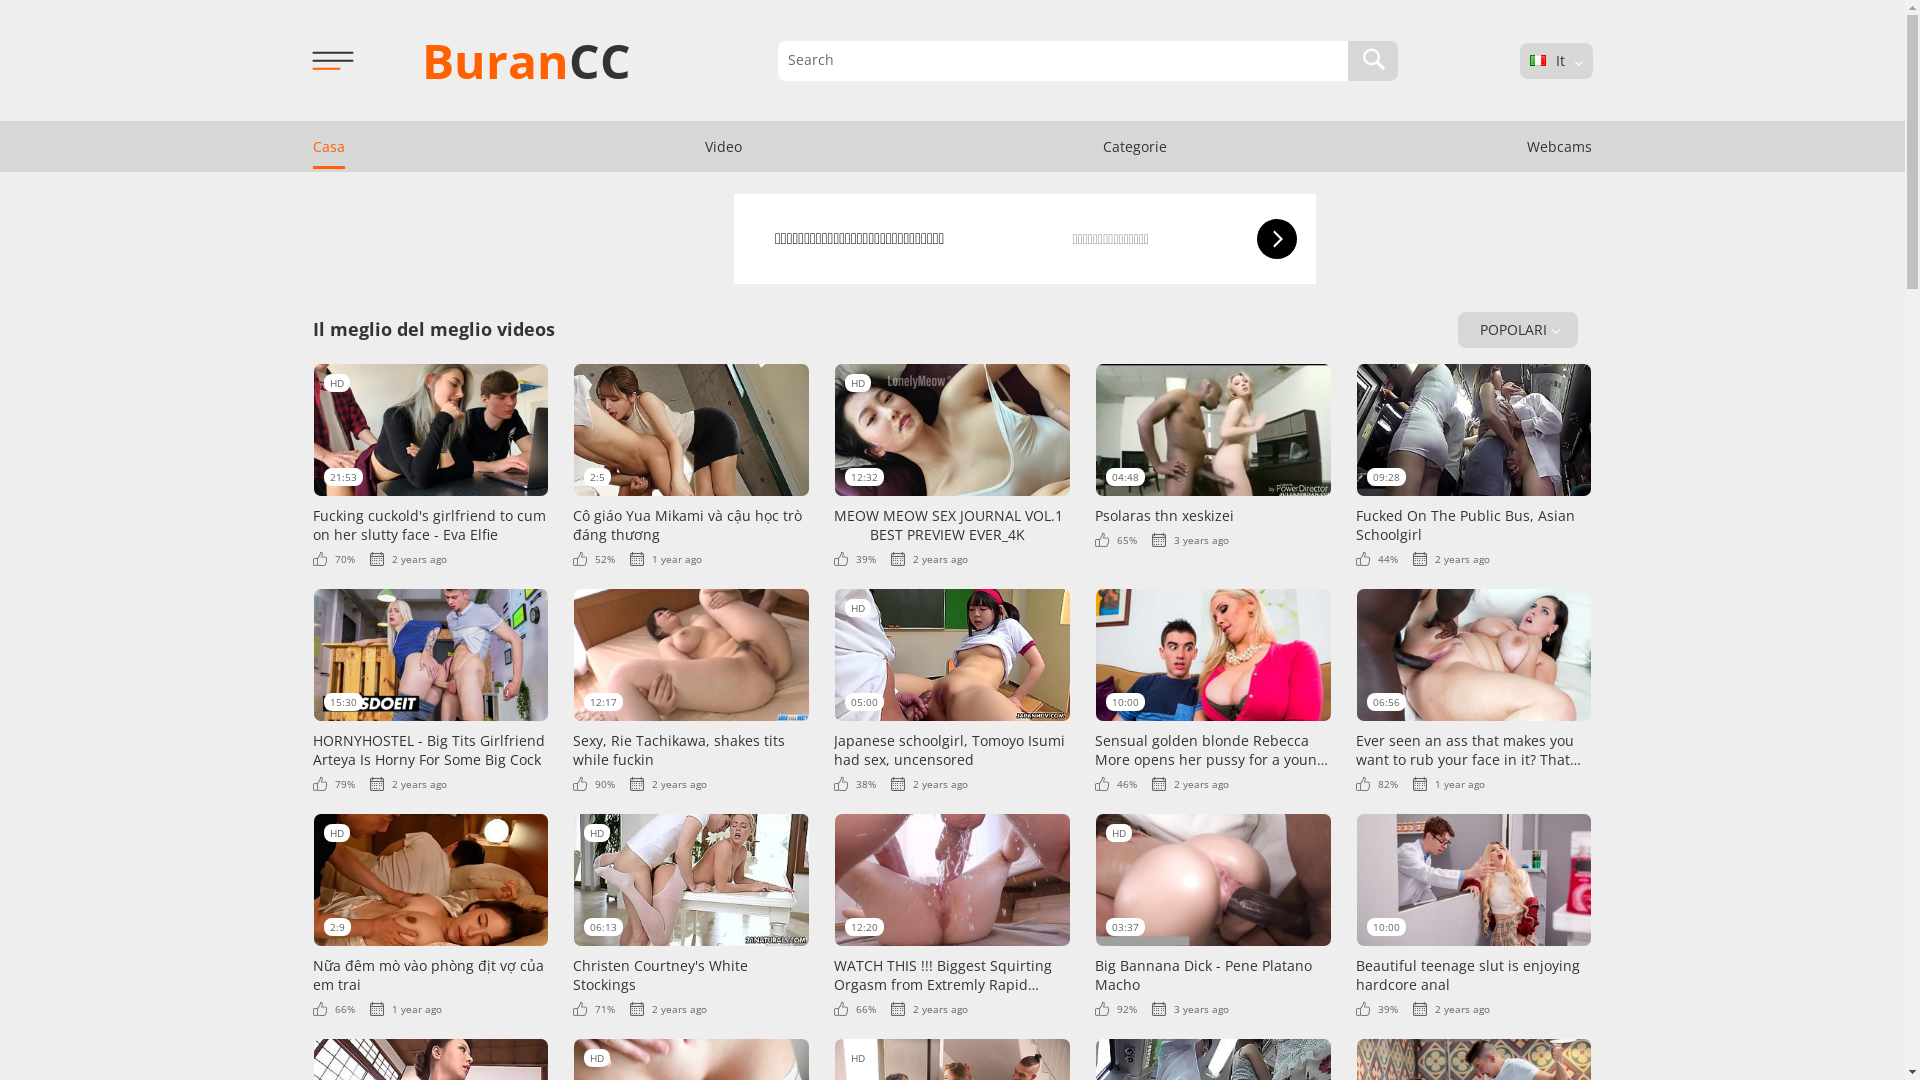 The width and height of the screenshot is (1920, 1080). Describe the element at coordinates (526, 59) in the screenshot. I see `'BuranCC'` at that location.